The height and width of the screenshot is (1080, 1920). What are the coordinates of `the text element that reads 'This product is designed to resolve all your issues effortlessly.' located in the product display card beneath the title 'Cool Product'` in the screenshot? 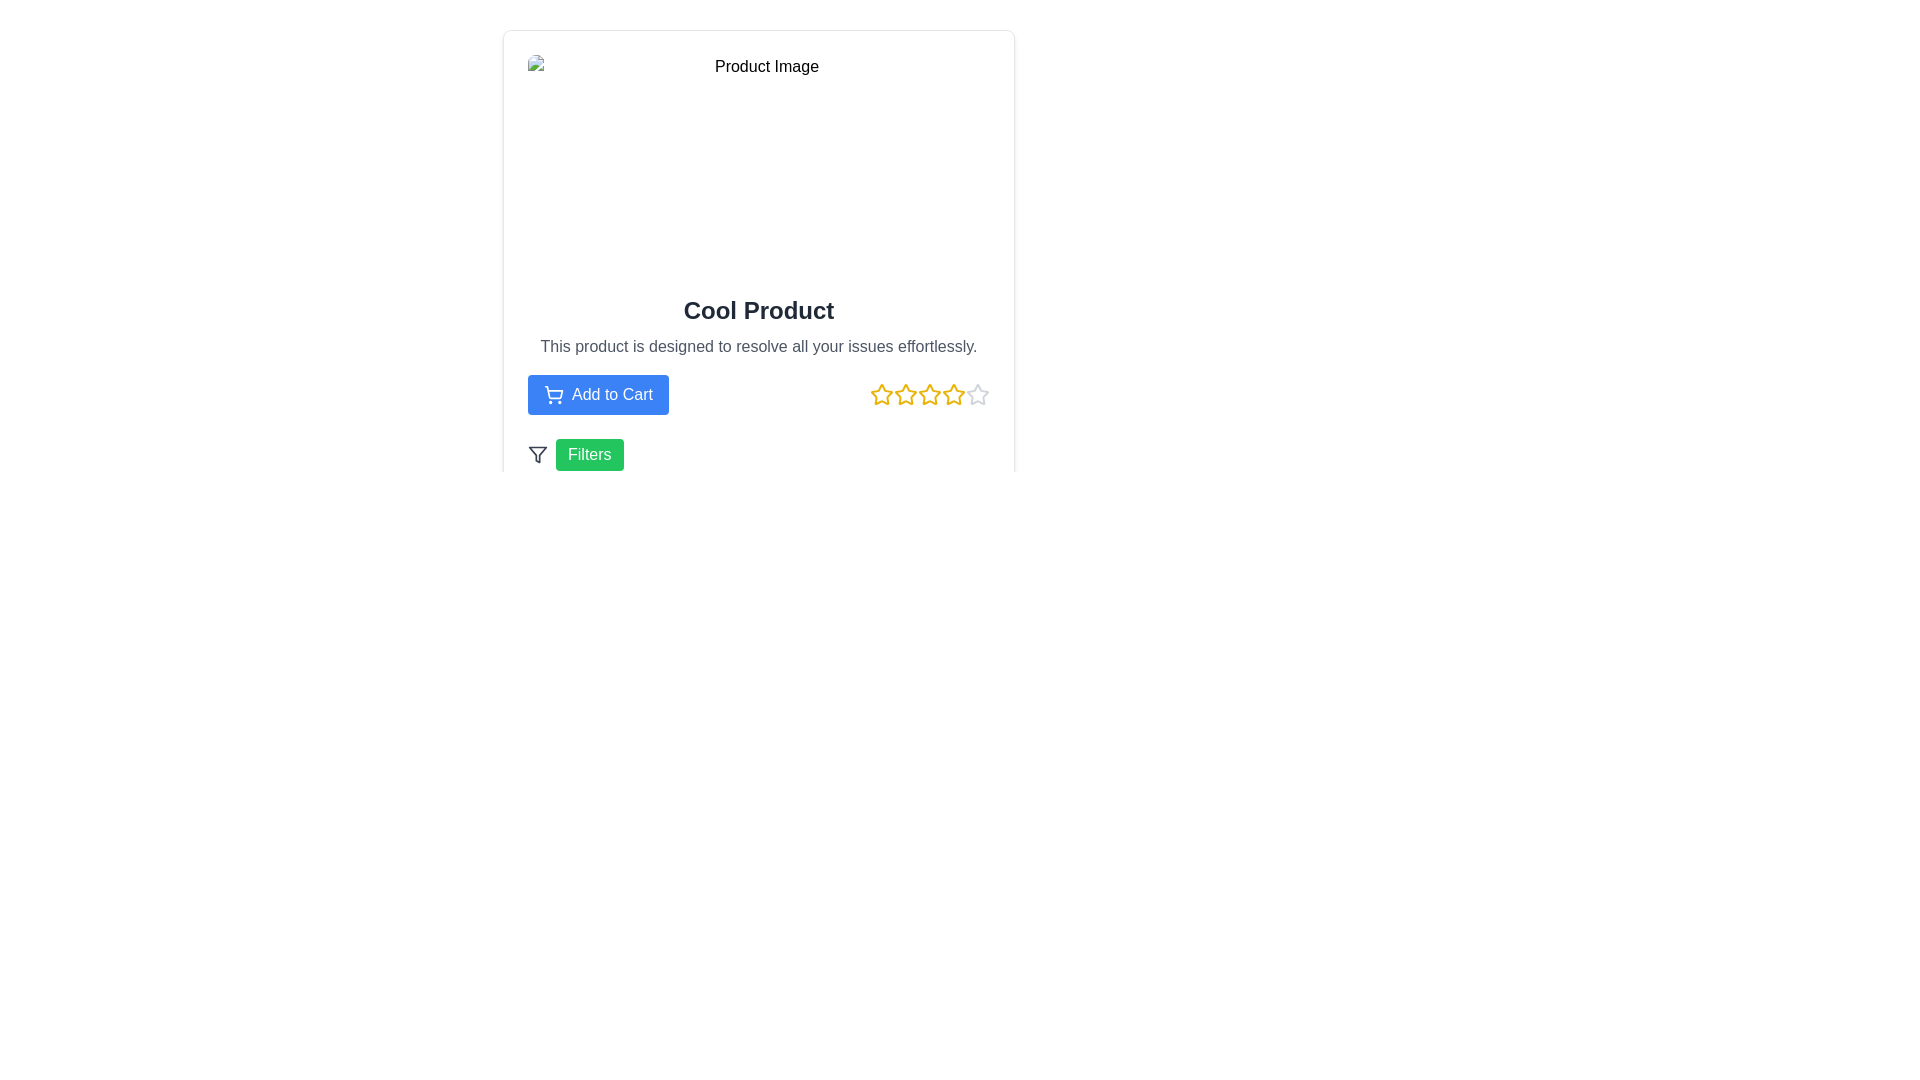 It's located at (757, 346).